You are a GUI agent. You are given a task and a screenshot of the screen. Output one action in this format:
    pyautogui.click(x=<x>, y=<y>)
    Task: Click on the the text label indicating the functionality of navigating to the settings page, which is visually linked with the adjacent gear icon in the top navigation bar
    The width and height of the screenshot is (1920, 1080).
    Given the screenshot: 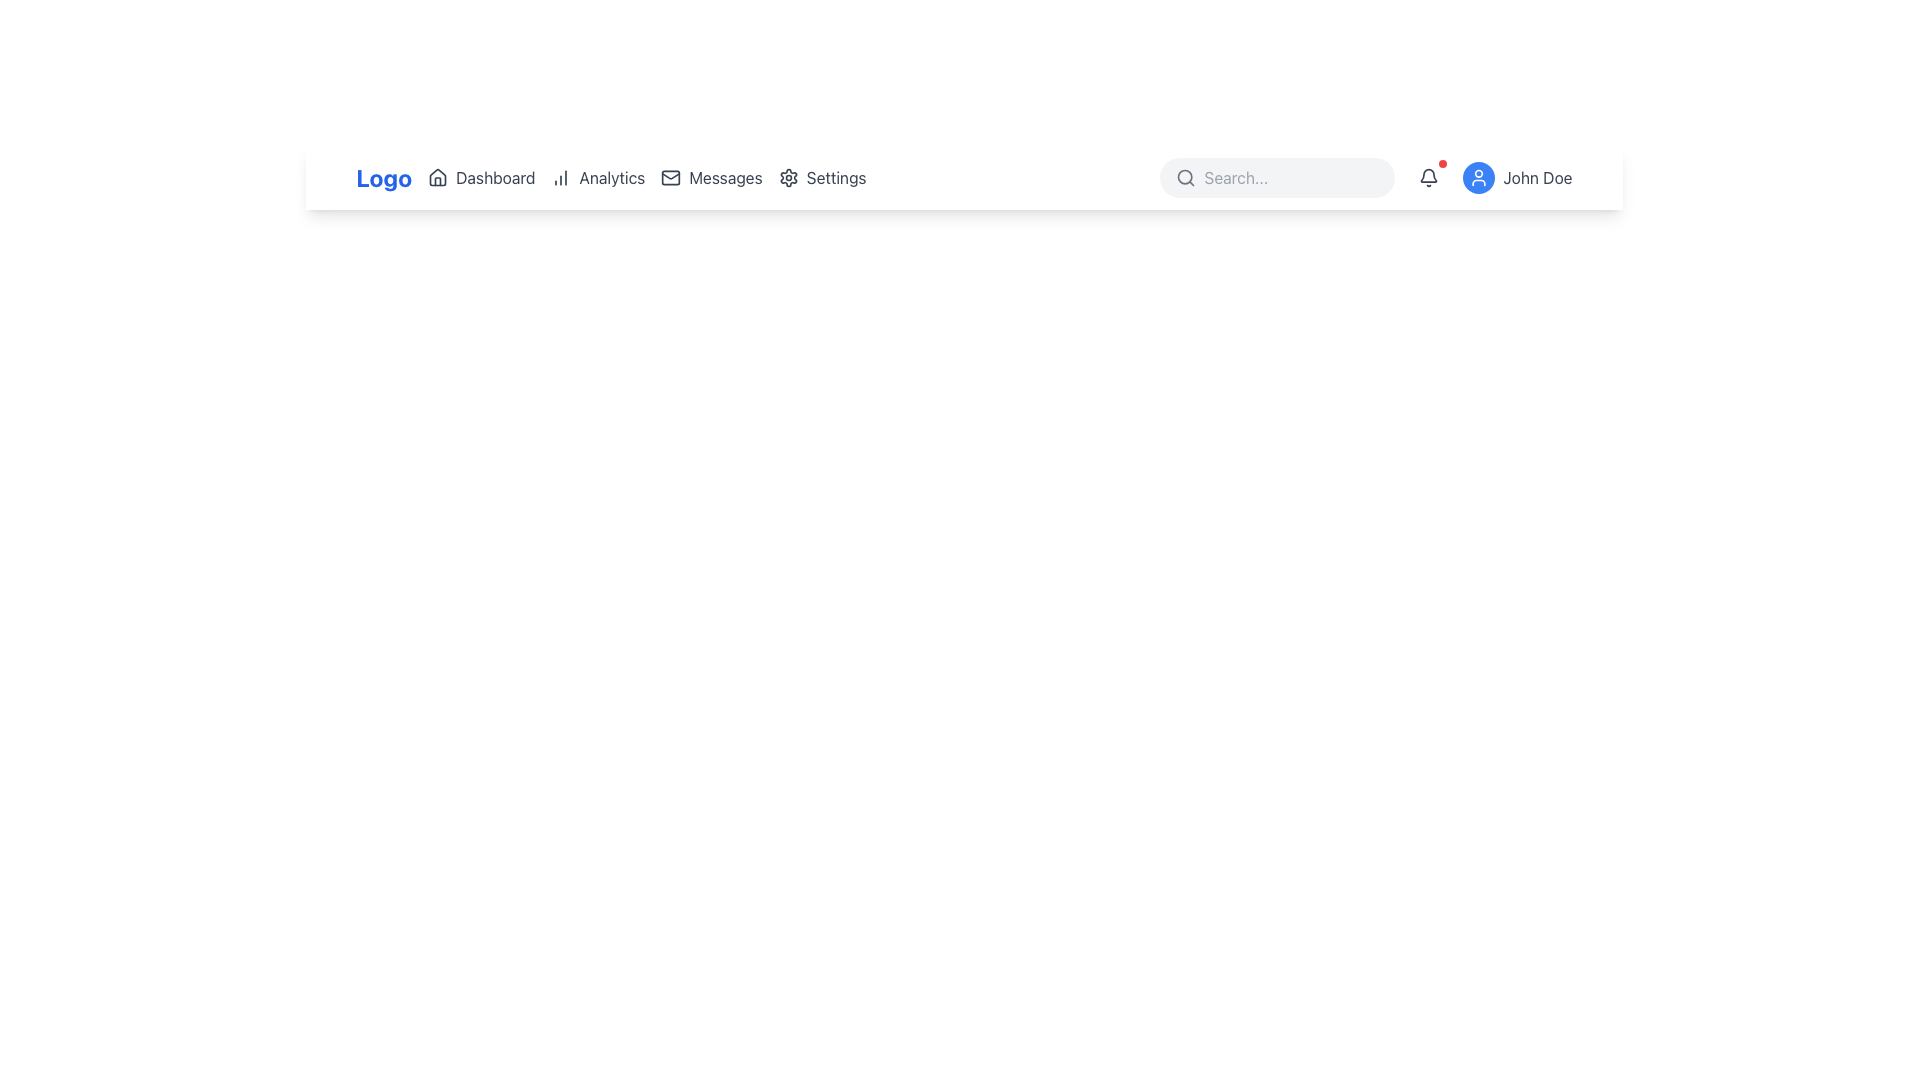 What is the action you would take?
    pyautogui.click(x=836, y=176)
    